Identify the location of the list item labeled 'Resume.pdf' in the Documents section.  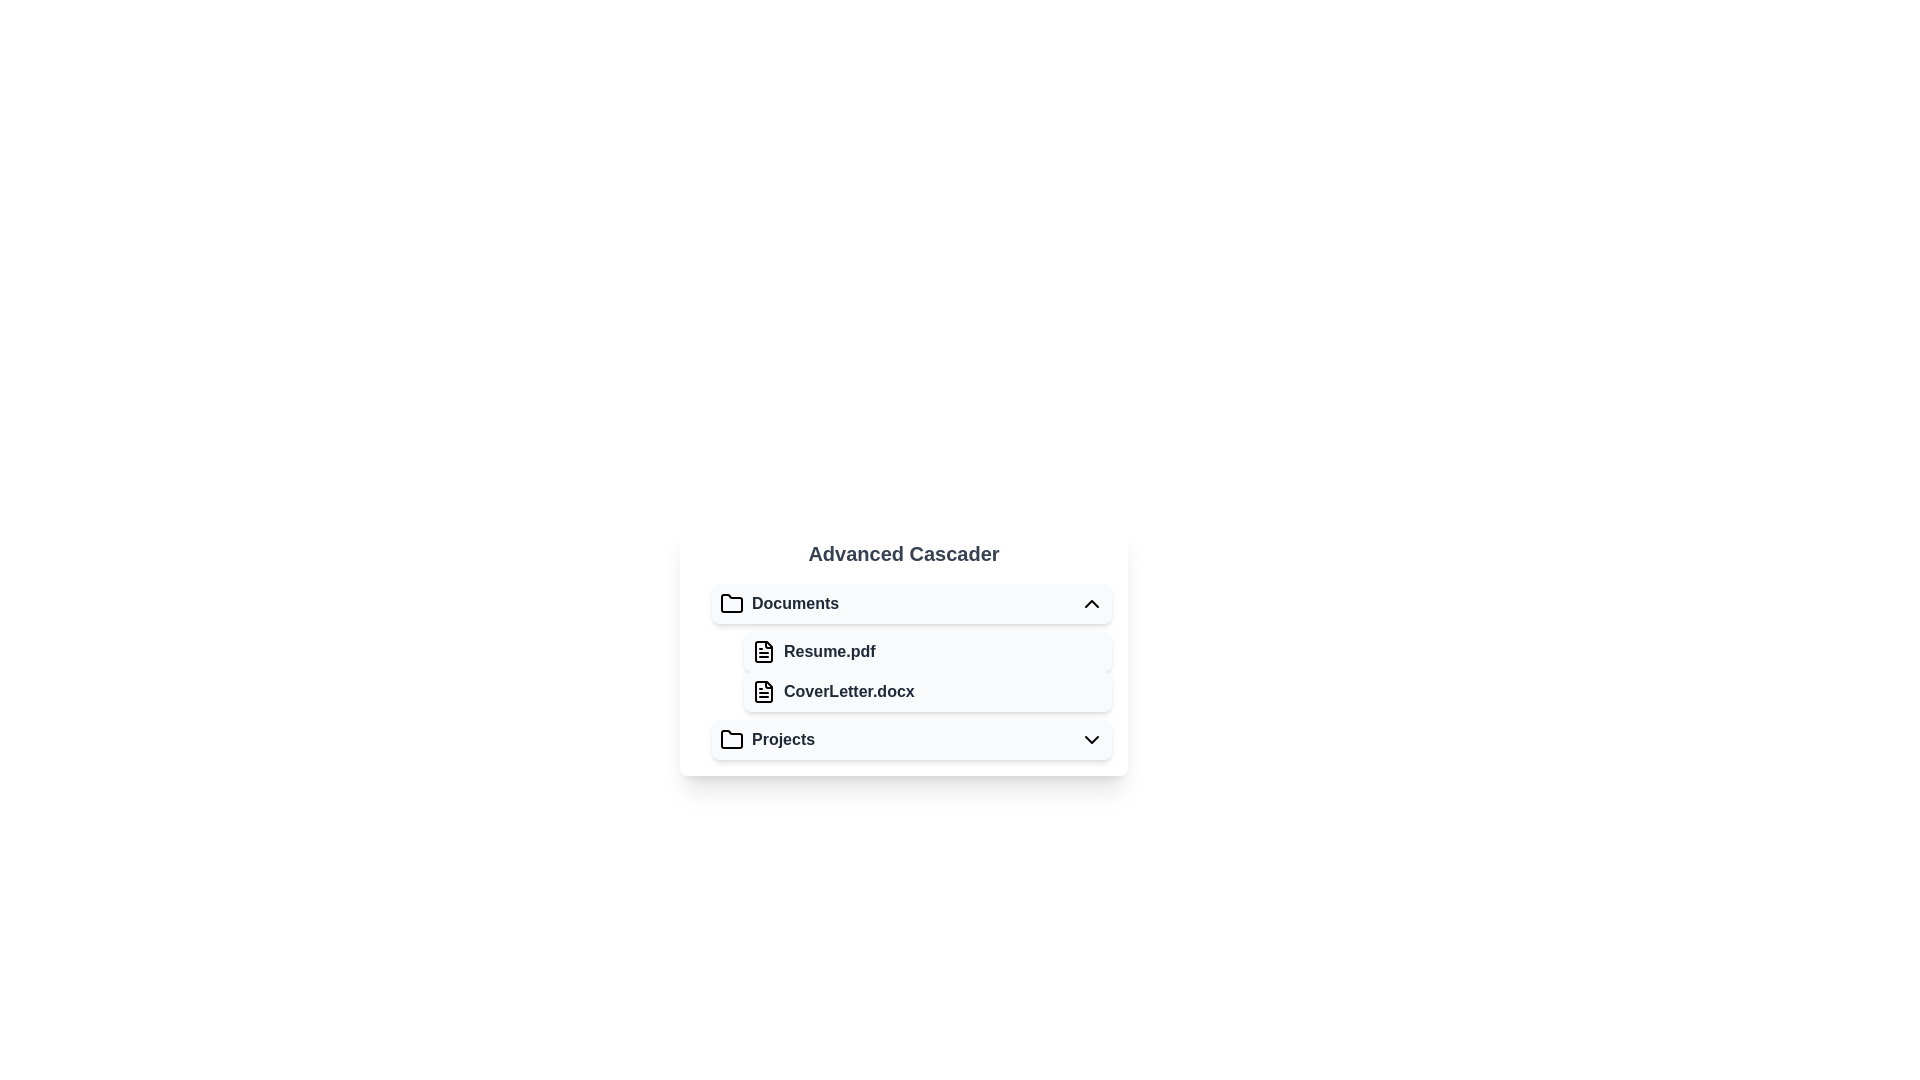
(813, 651).